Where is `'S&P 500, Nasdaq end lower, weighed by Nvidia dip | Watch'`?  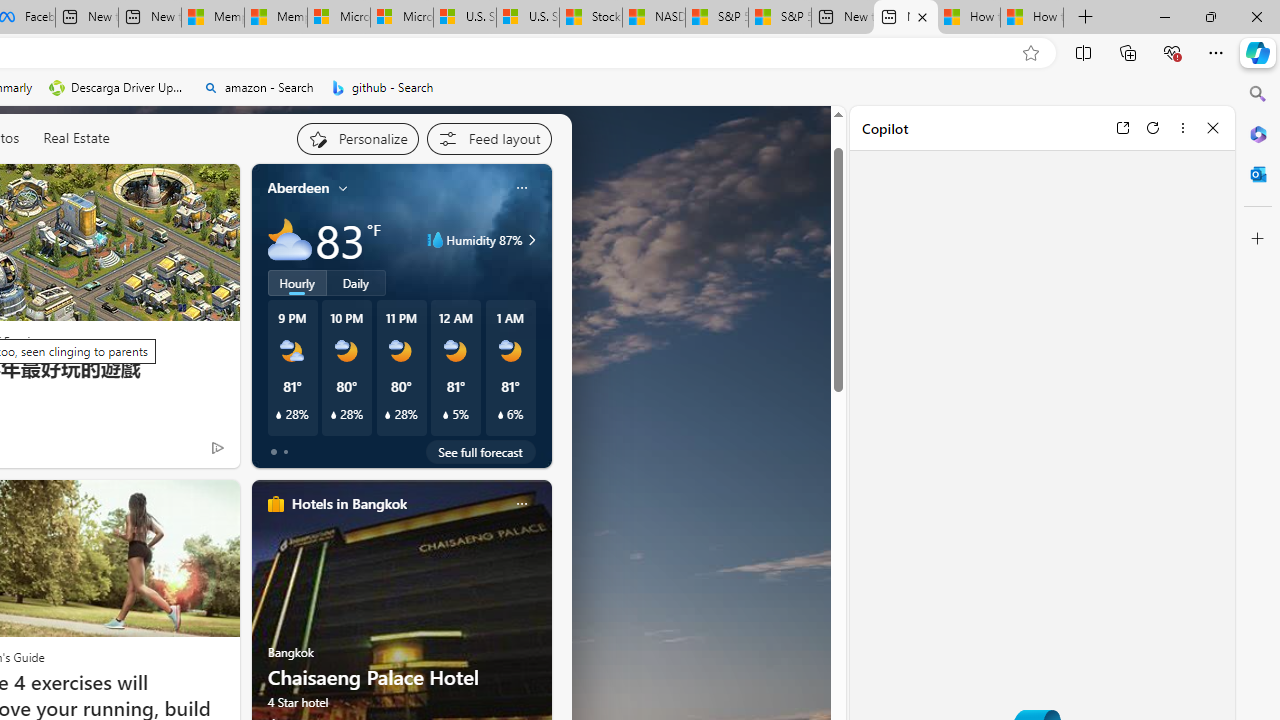 'S&P 500, Nasdaq end lower, weighed by Nvidia dip | Watch' is located at coordinates (779, 17).